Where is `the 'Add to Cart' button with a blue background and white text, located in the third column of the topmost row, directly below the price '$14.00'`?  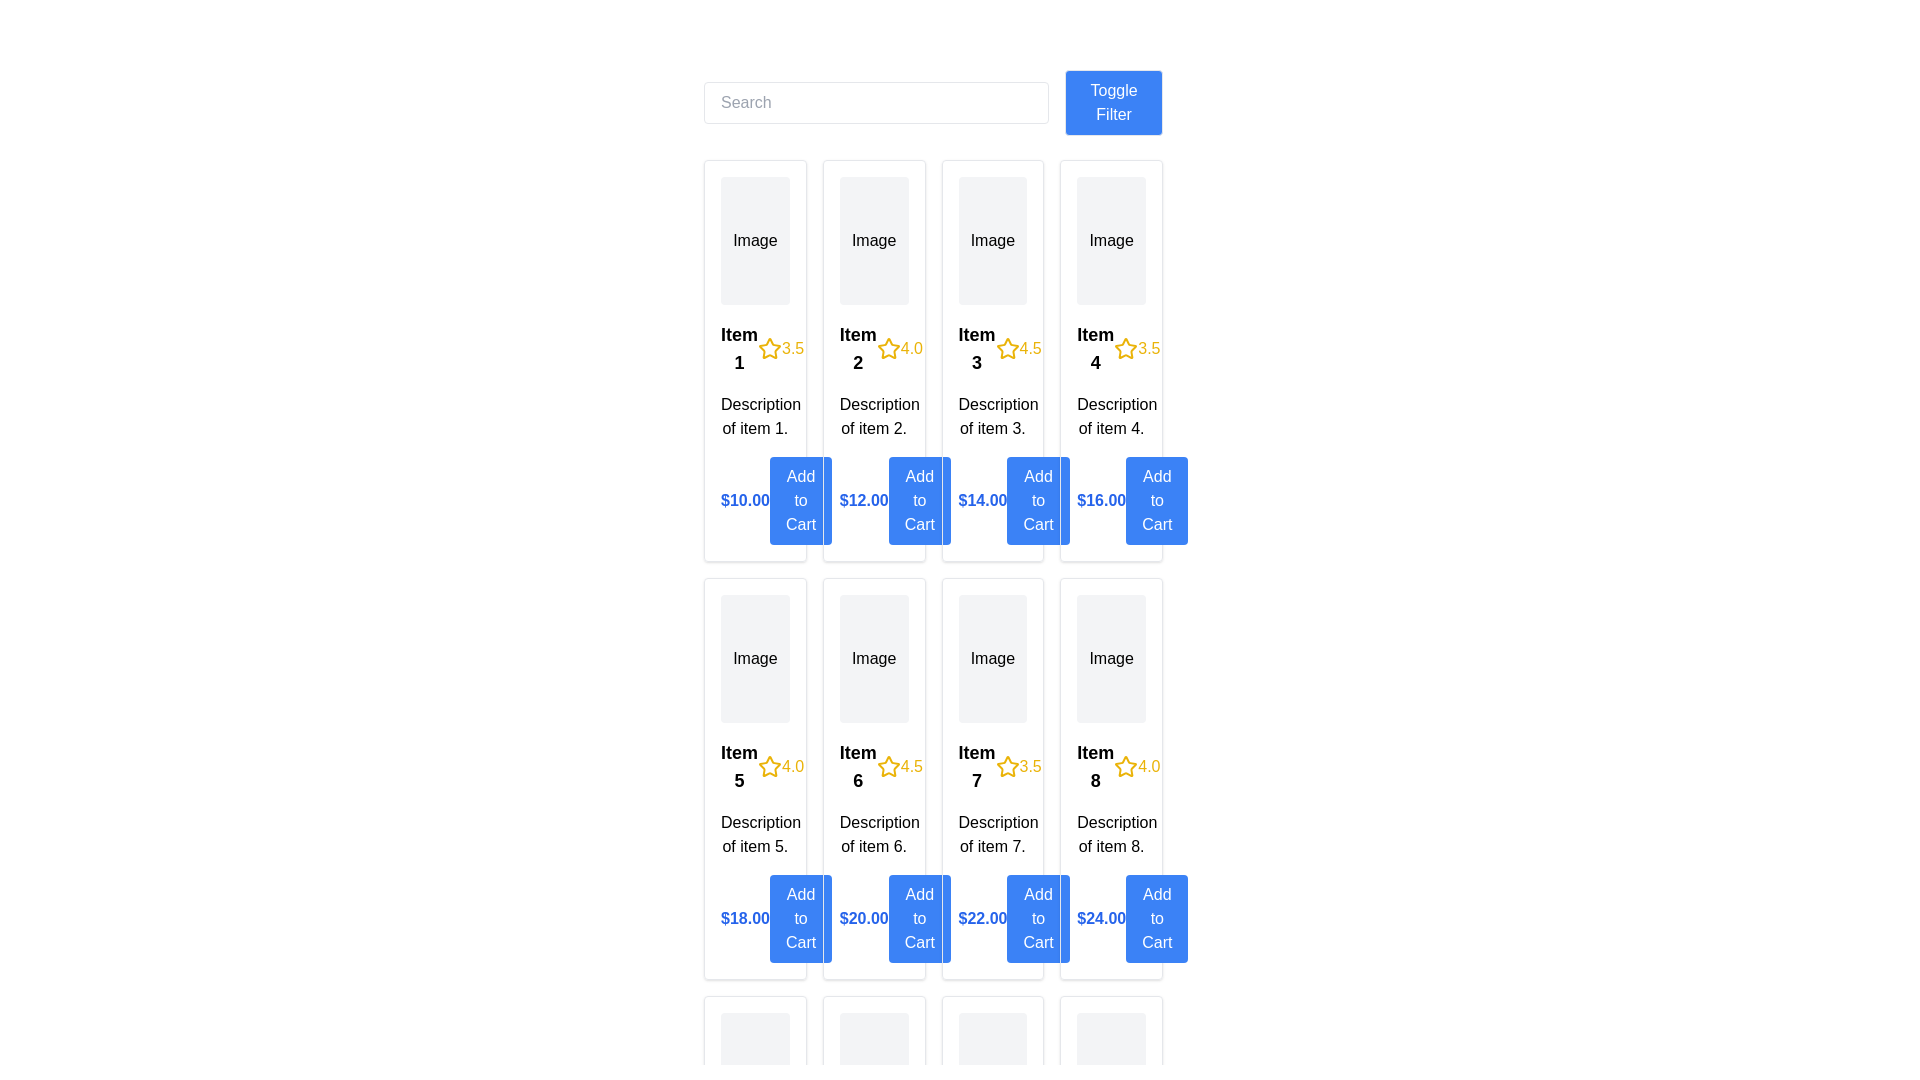 the 'Add to Cart' button with a blue background and white text, located in the third column of the topmost row, directly below the price '$14.00' is located at coordinates (1038, 500).